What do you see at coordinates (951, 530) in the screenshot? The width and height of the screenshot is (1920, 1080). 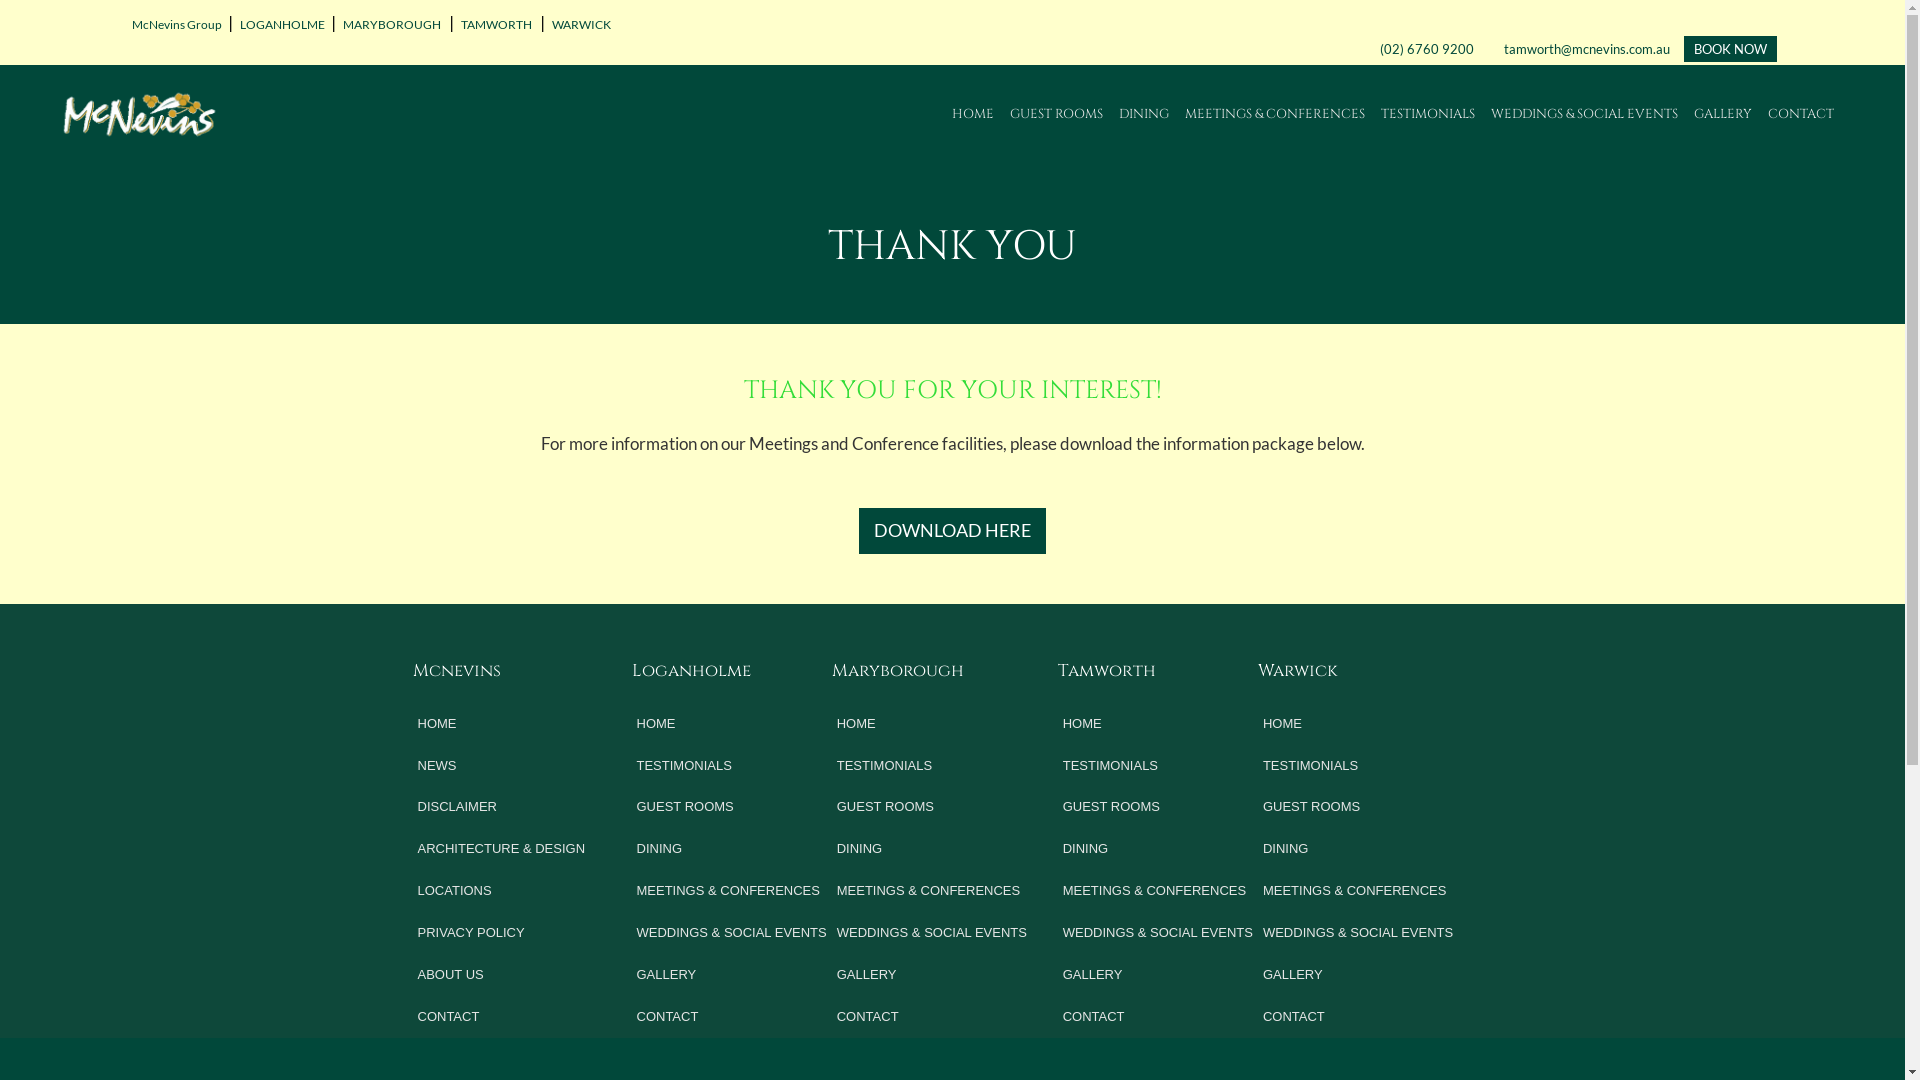 I see `'DOWNLOAD HERE'` at bounding box center [951, 530].